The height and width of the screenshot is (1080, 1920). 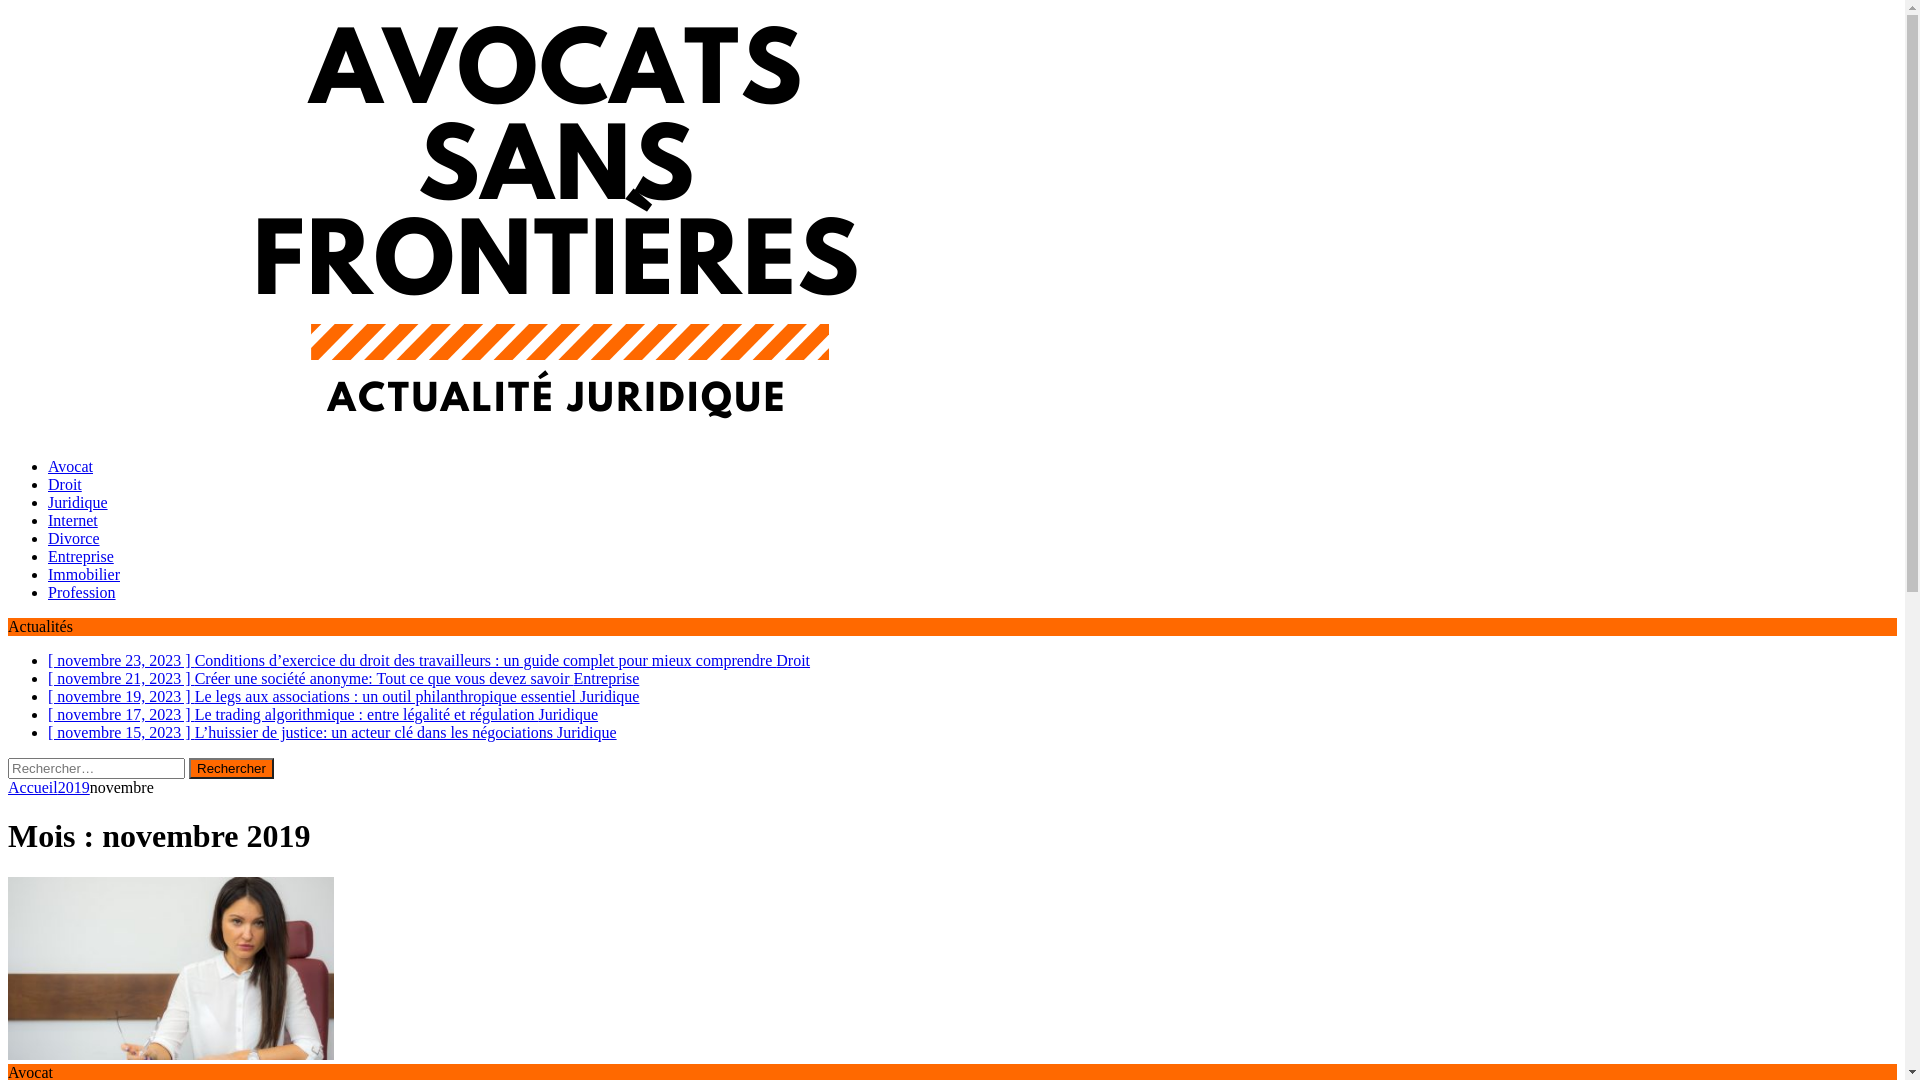 What do you see at coordinates (188, 767) in the screenshot?
I see `'Rechercher'` at bounding box center [188, 767].